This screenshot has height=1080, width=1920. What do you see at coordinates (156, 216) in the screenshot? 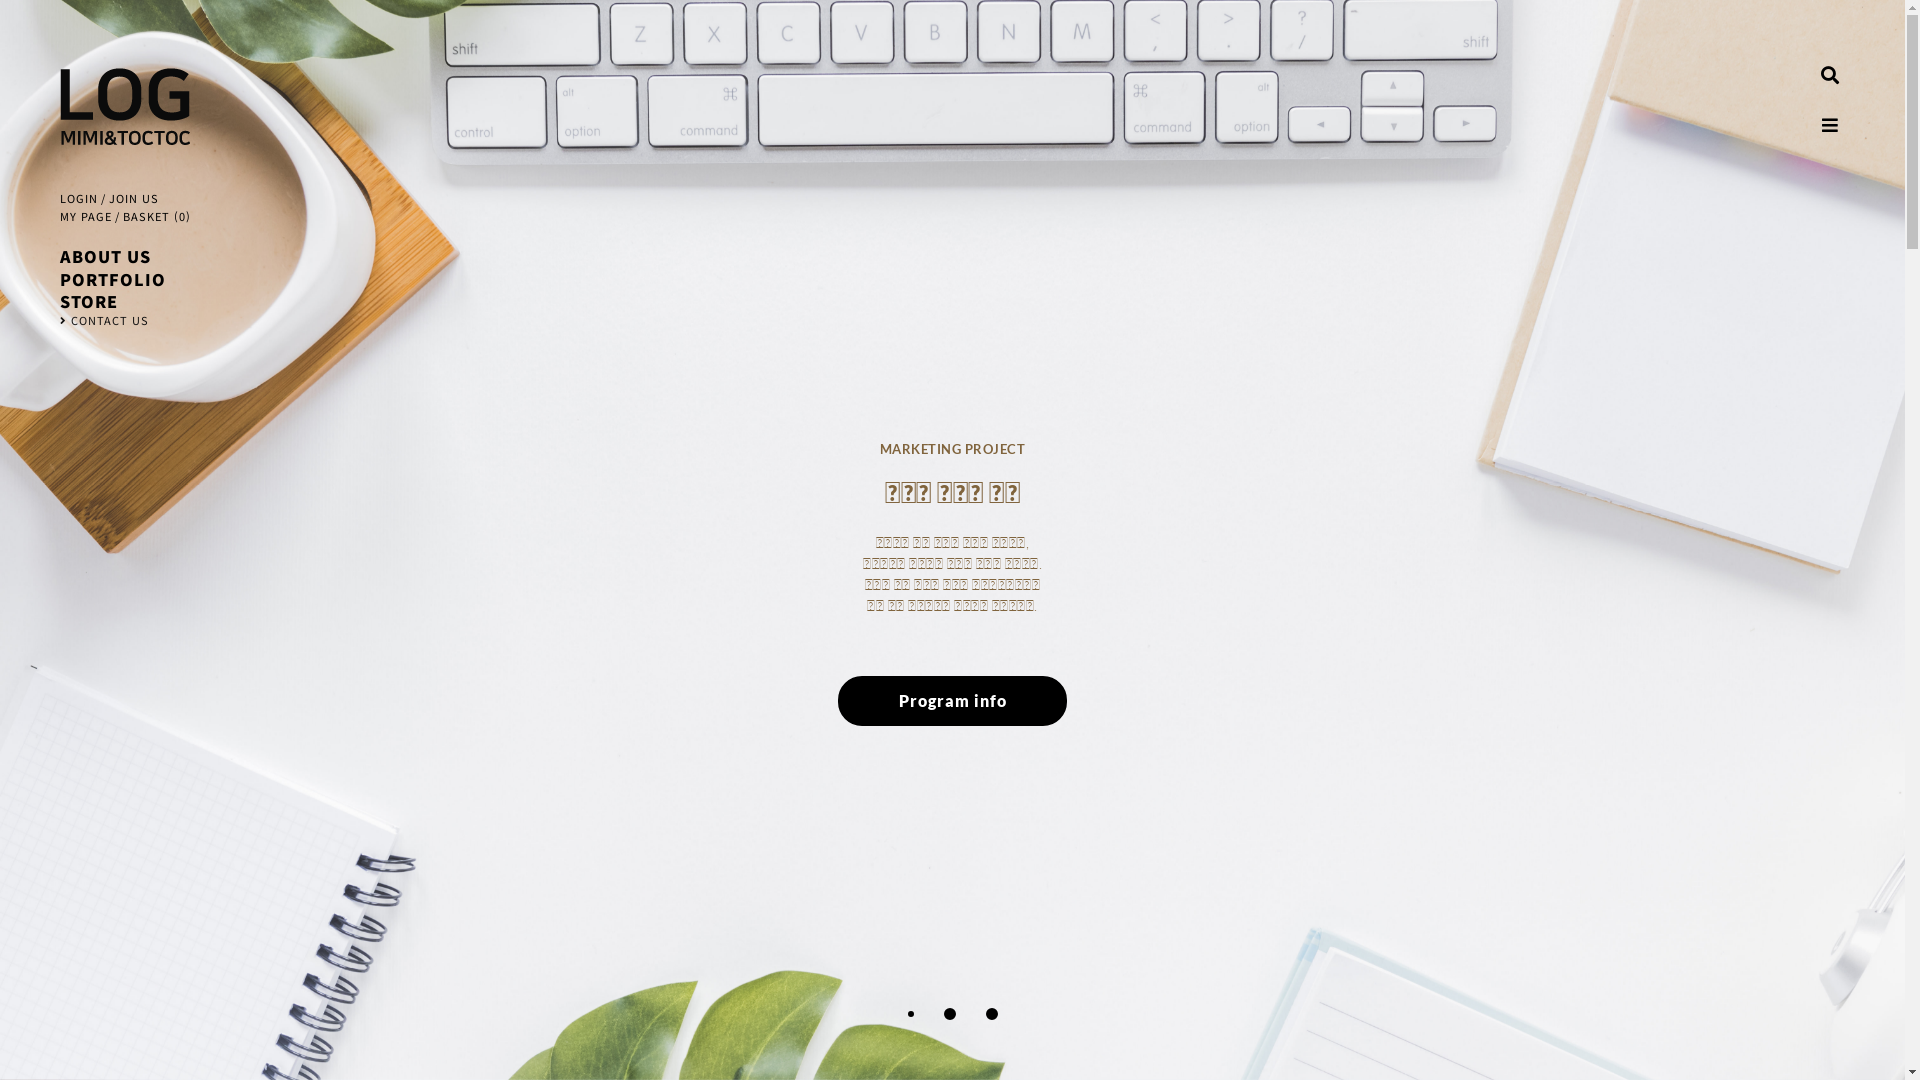
I see `'BASKET (0)'` at bounding box center [156, 216].